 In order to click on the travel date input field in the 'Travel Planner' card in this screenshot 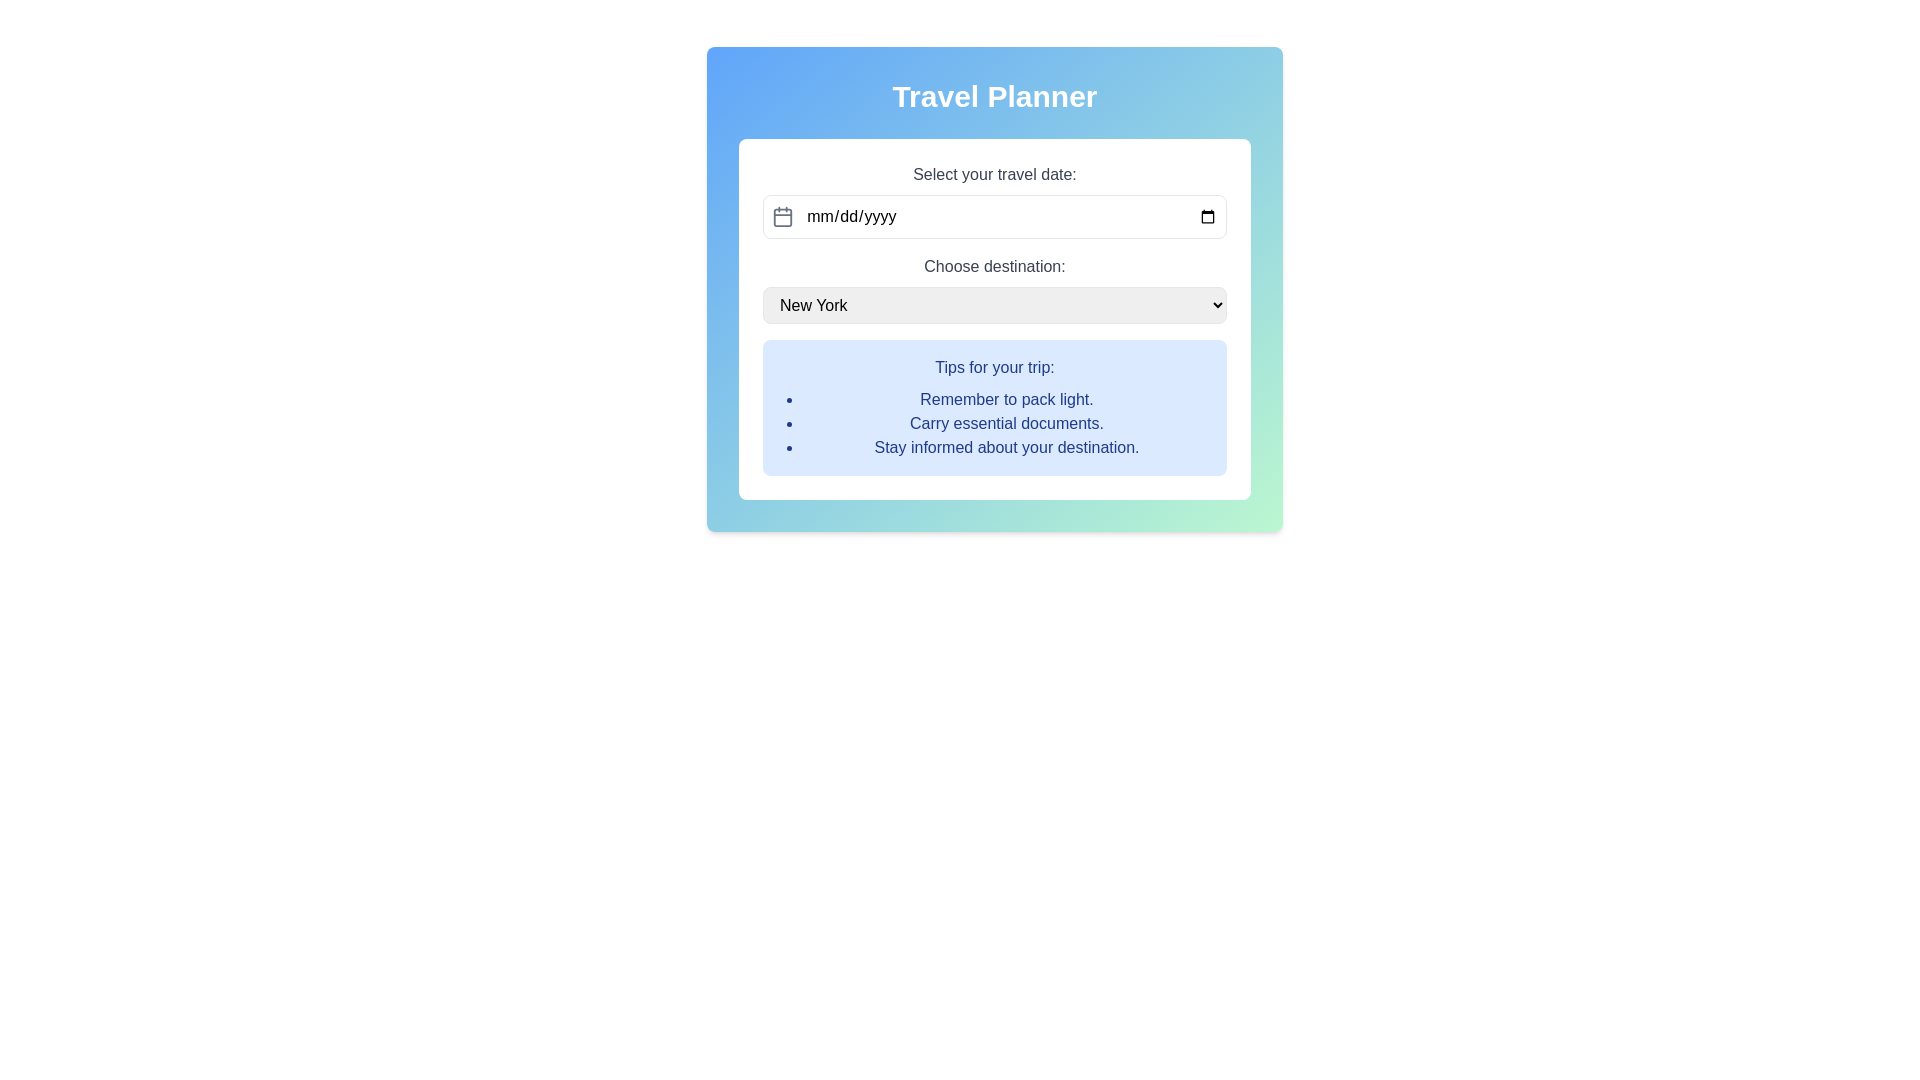, I will do `click(994, 200)`.